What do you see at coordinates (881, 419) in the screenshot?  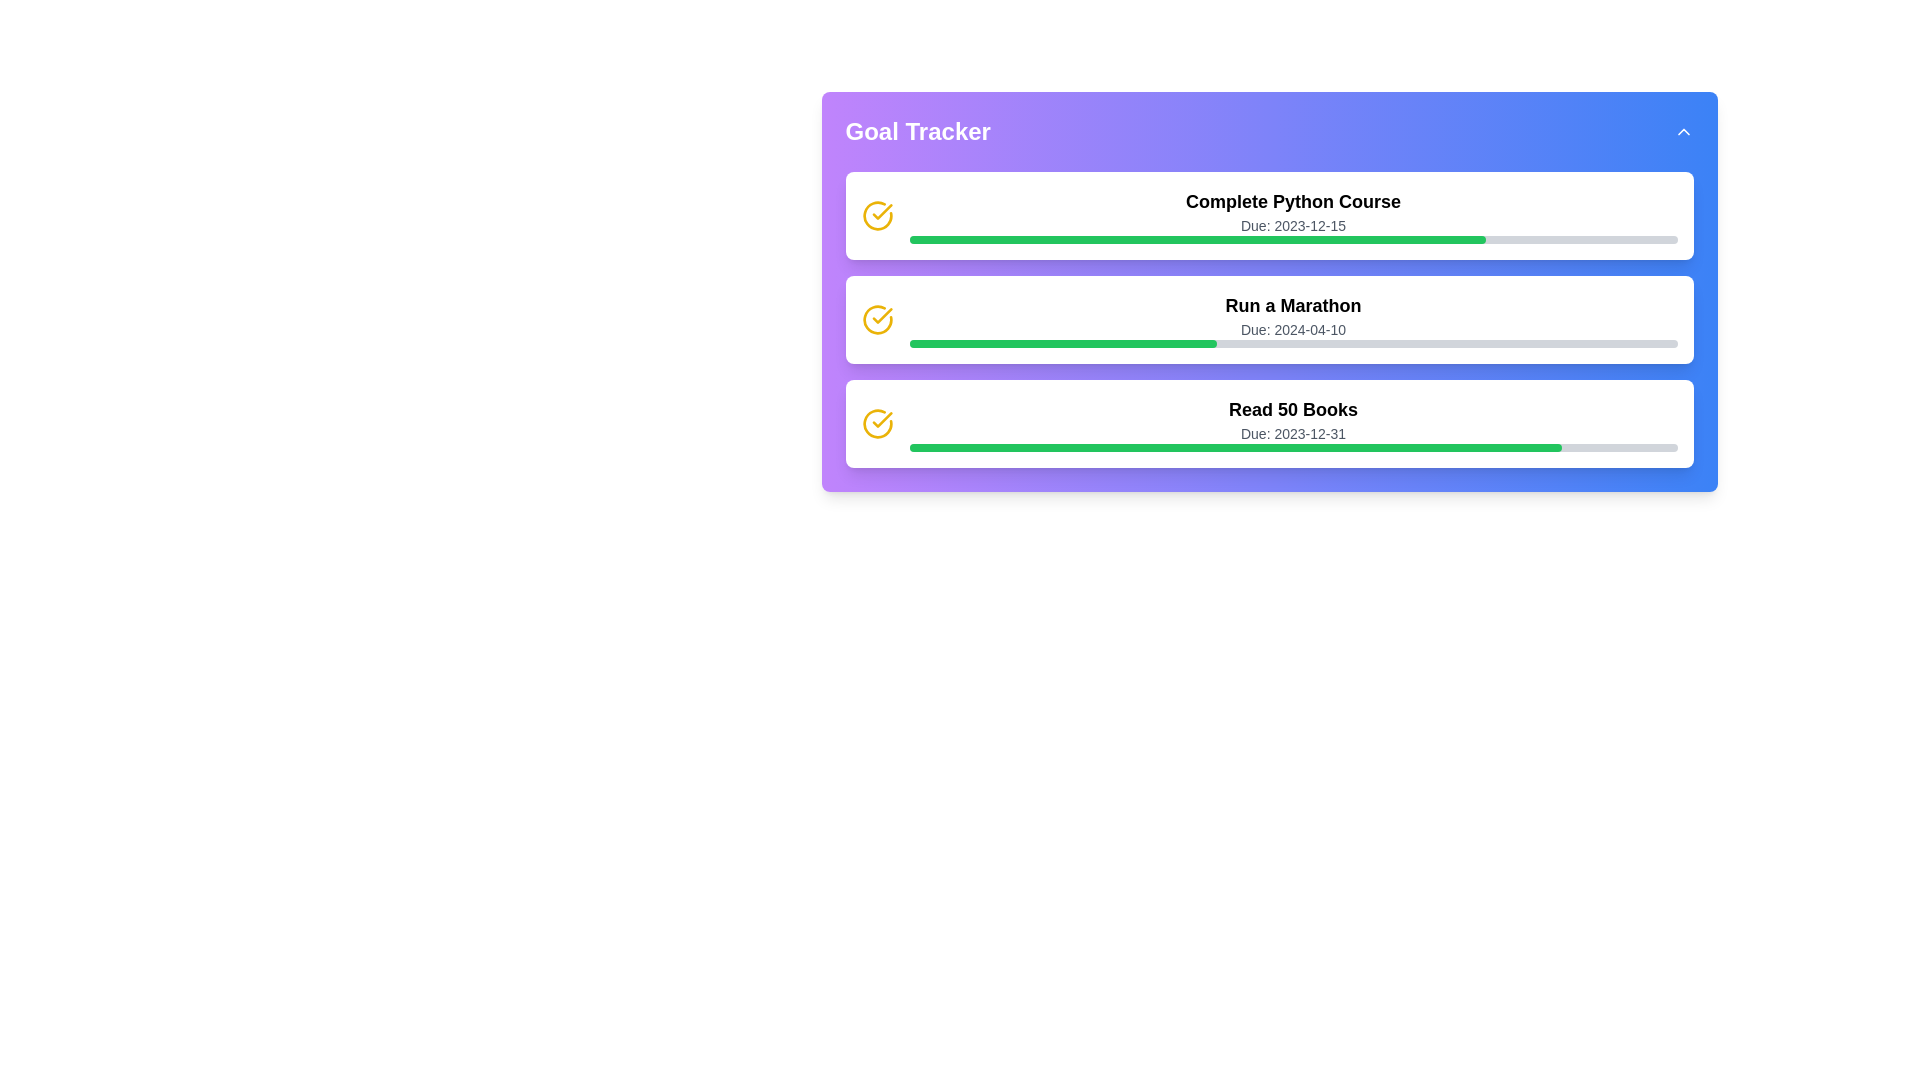 I see `SVG graphical checkmark element located within the first item of the goal tracker list, which indicates the completion status of the 'Complete Python Course' goal` at bounding box center [881, 419].